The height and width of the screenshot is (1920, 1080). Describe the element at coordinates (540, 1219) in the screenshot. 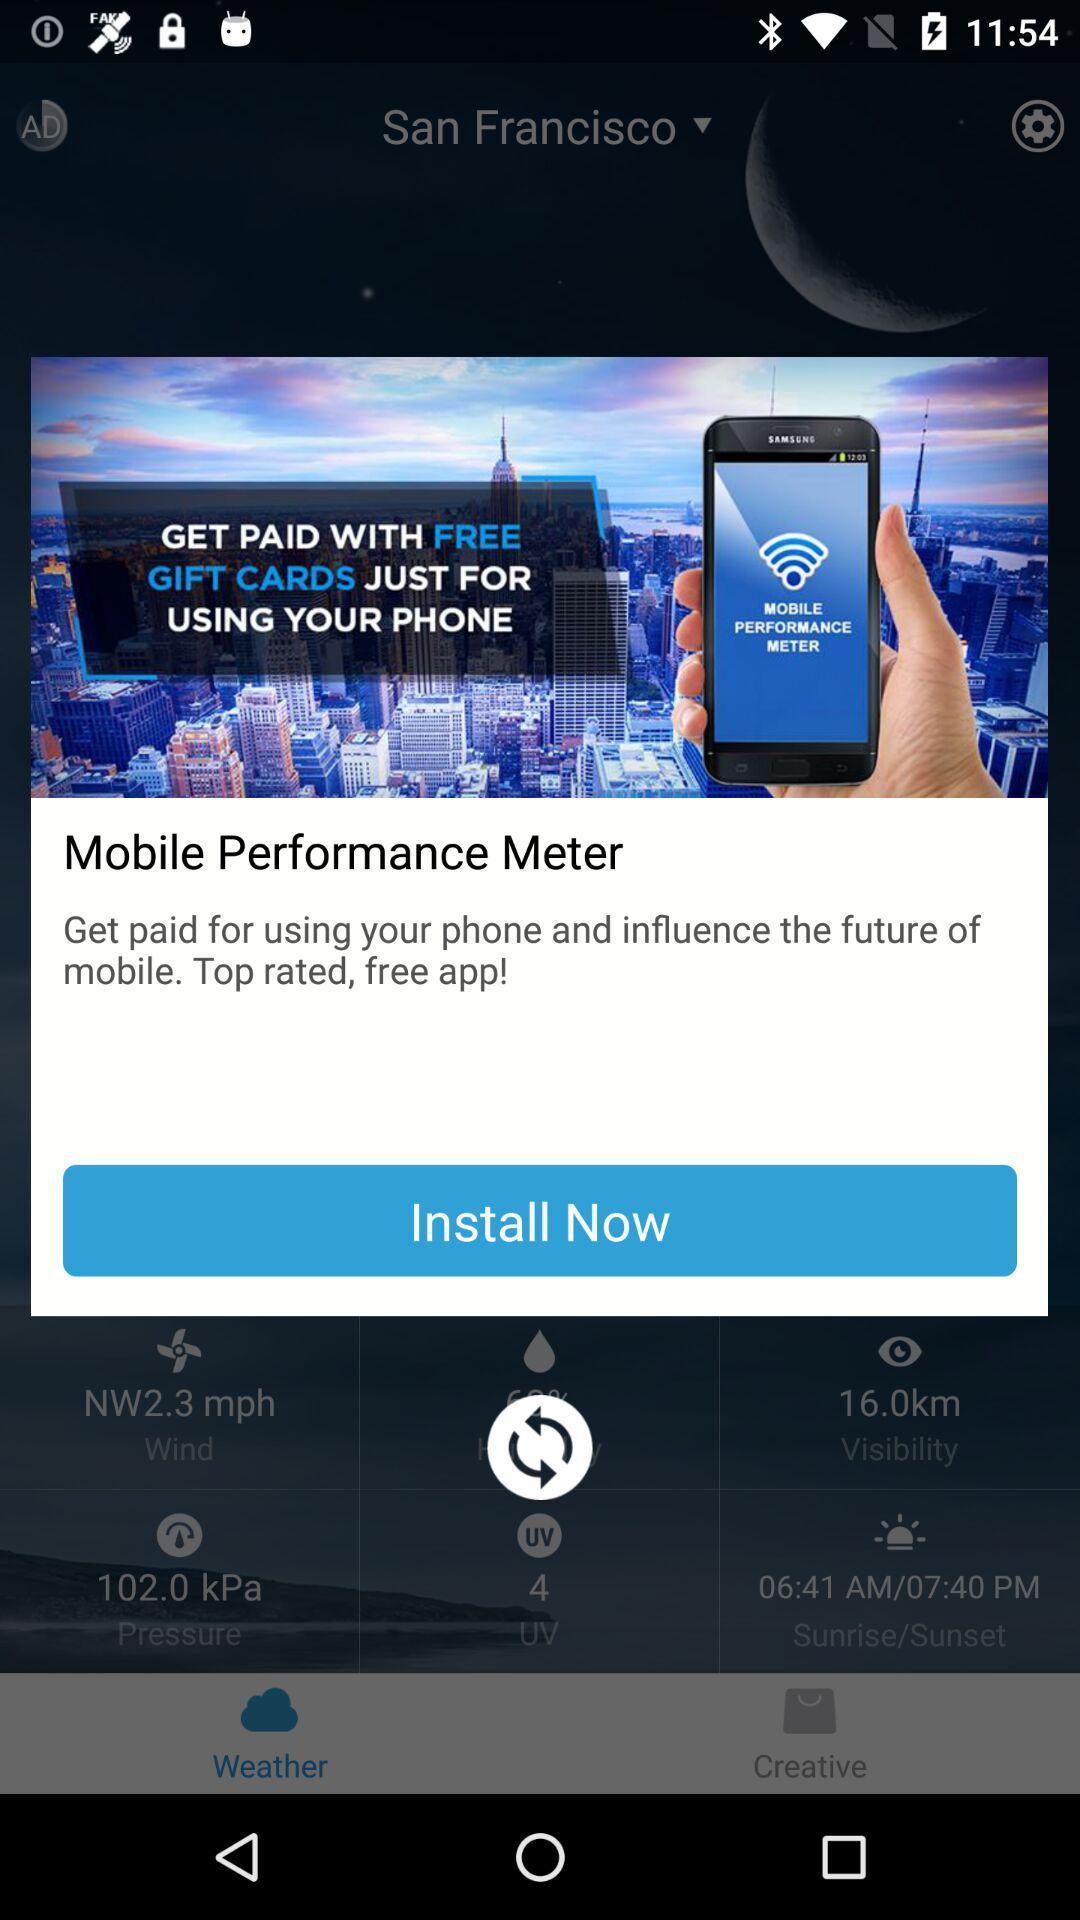

I see `install now icon` at that location.